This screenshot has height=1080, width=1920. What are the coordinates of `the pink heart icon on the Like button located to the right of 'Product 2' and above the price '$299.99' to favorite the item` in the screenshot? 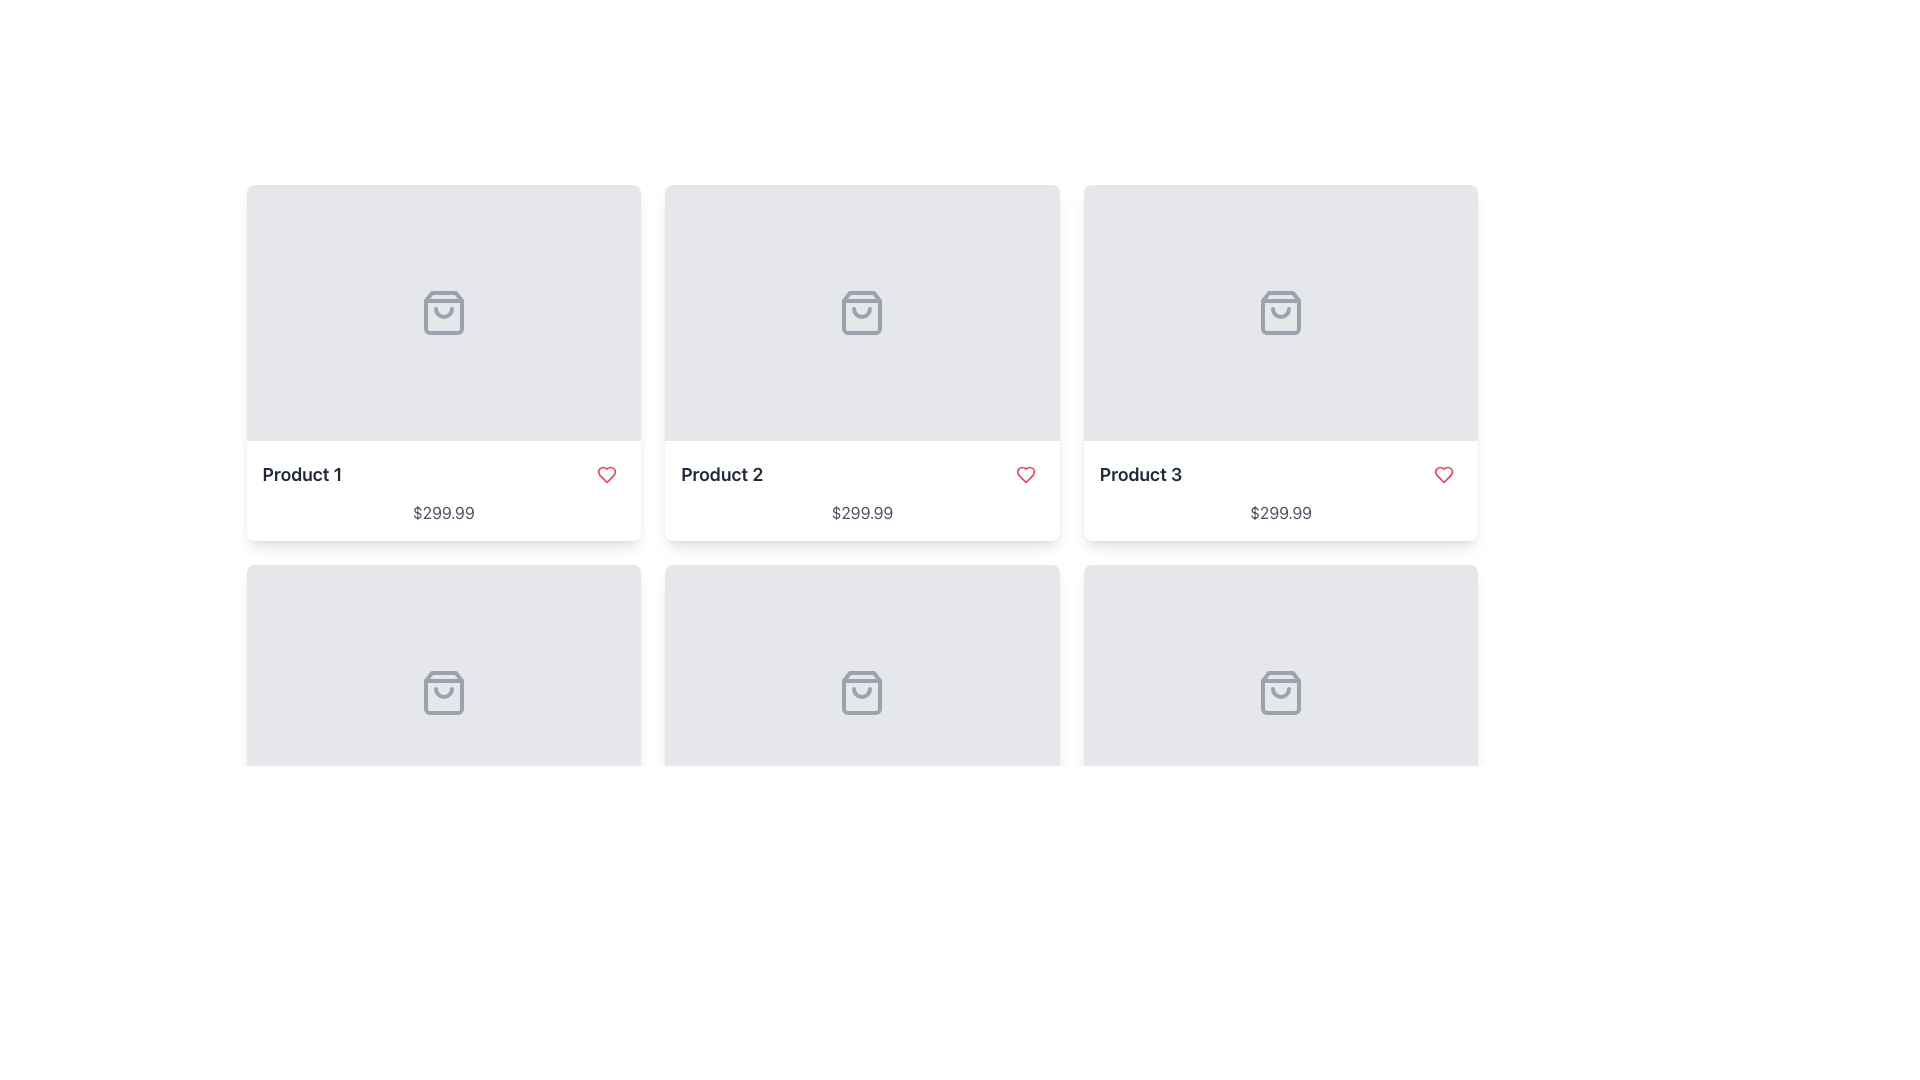 It's located at (1025, 474).